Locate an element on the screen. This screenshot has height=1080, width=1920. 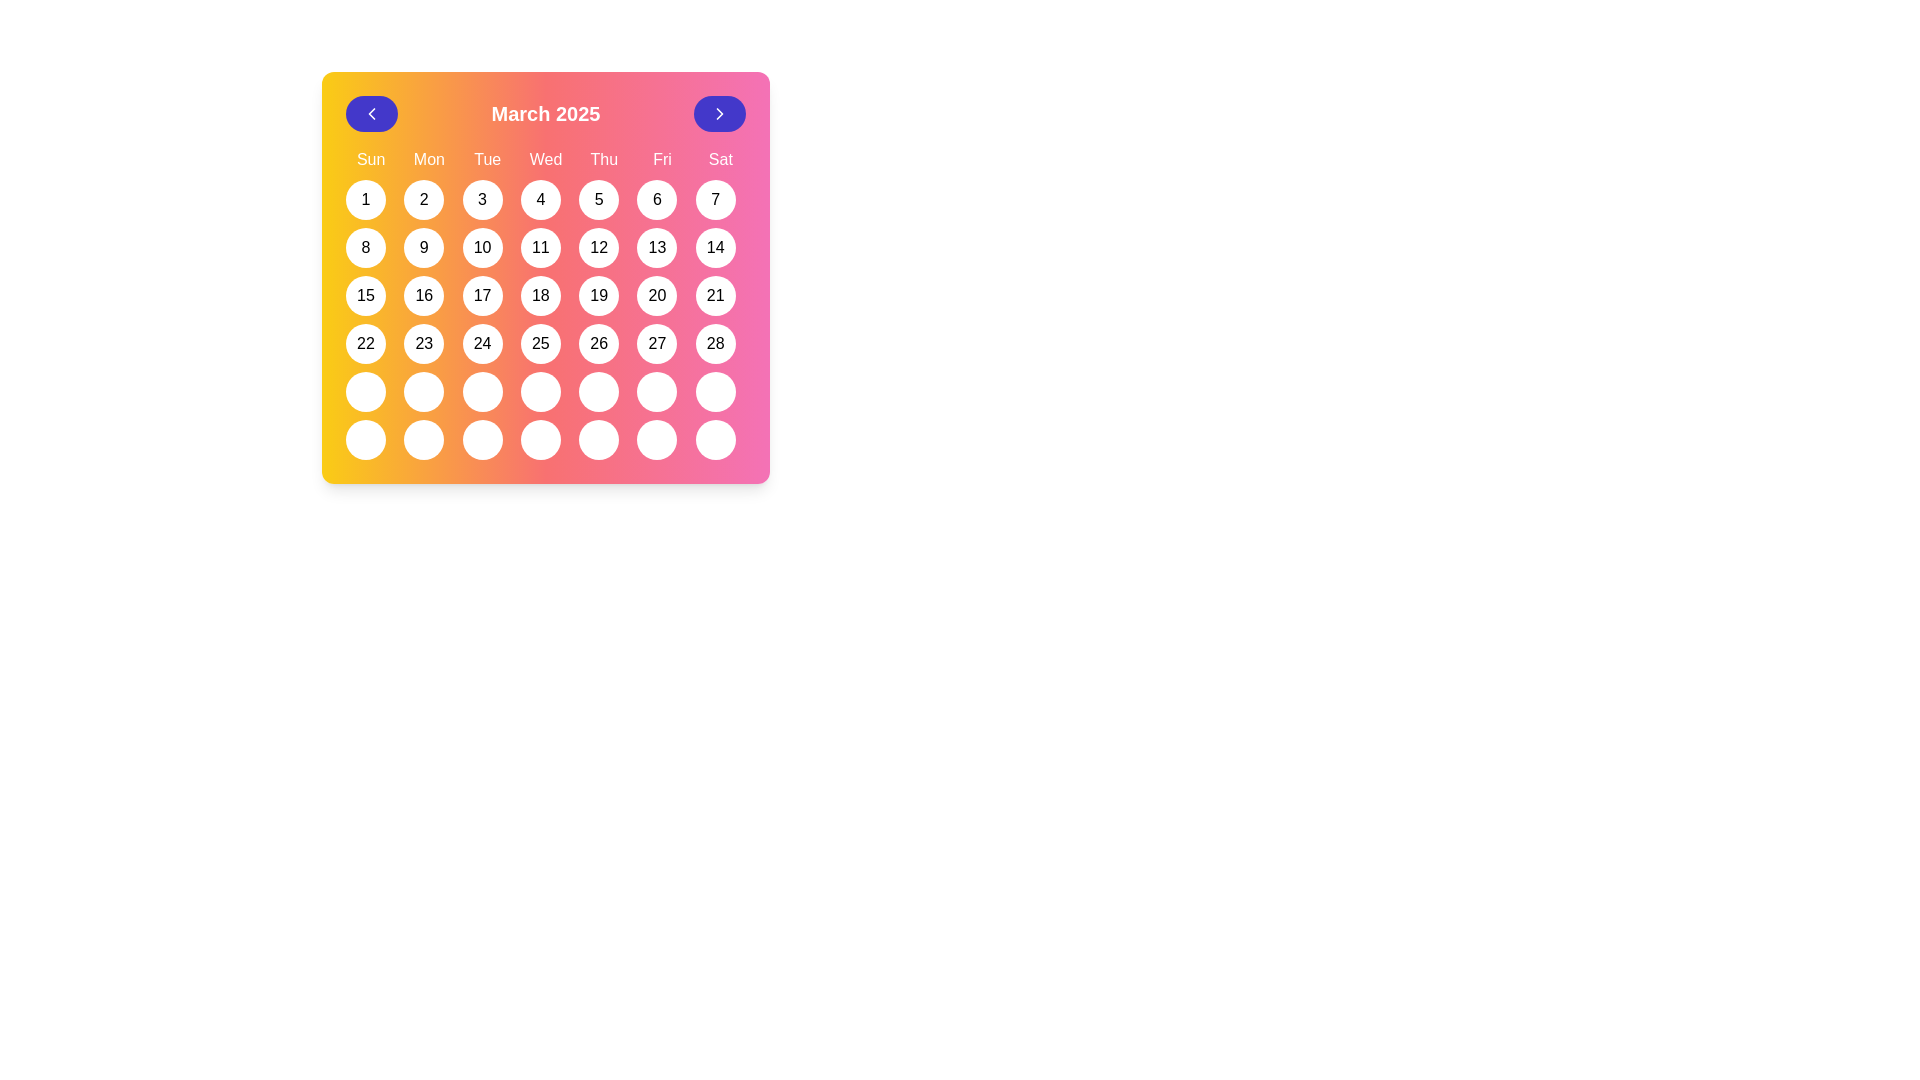
the blue button with rounded edges and a right-facing chevron icon located to the far right of the header section above the calendar grid is located at coordinates (720, 114).